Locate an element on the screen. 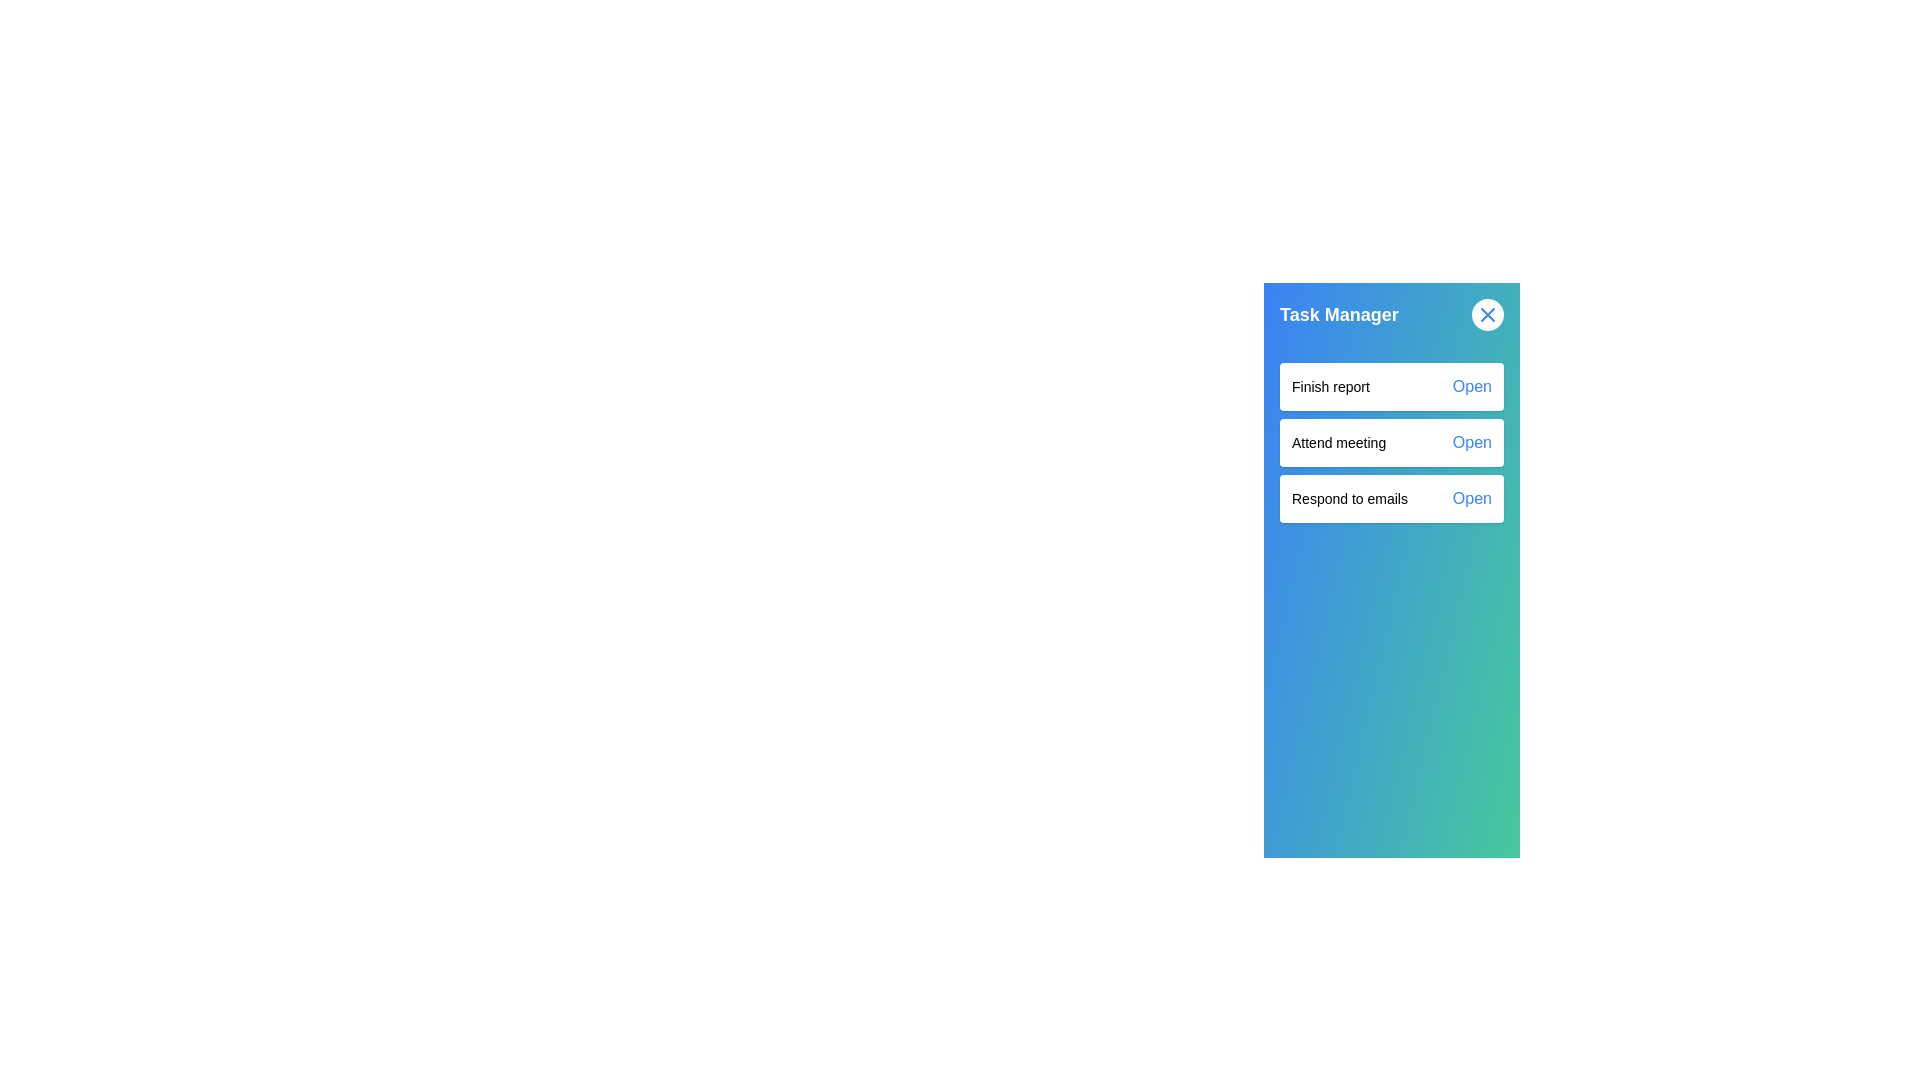 The image size is (1920, 1080). the 'X' icon in the top-right corner of the application layout is located at coordinates (1488, 315).